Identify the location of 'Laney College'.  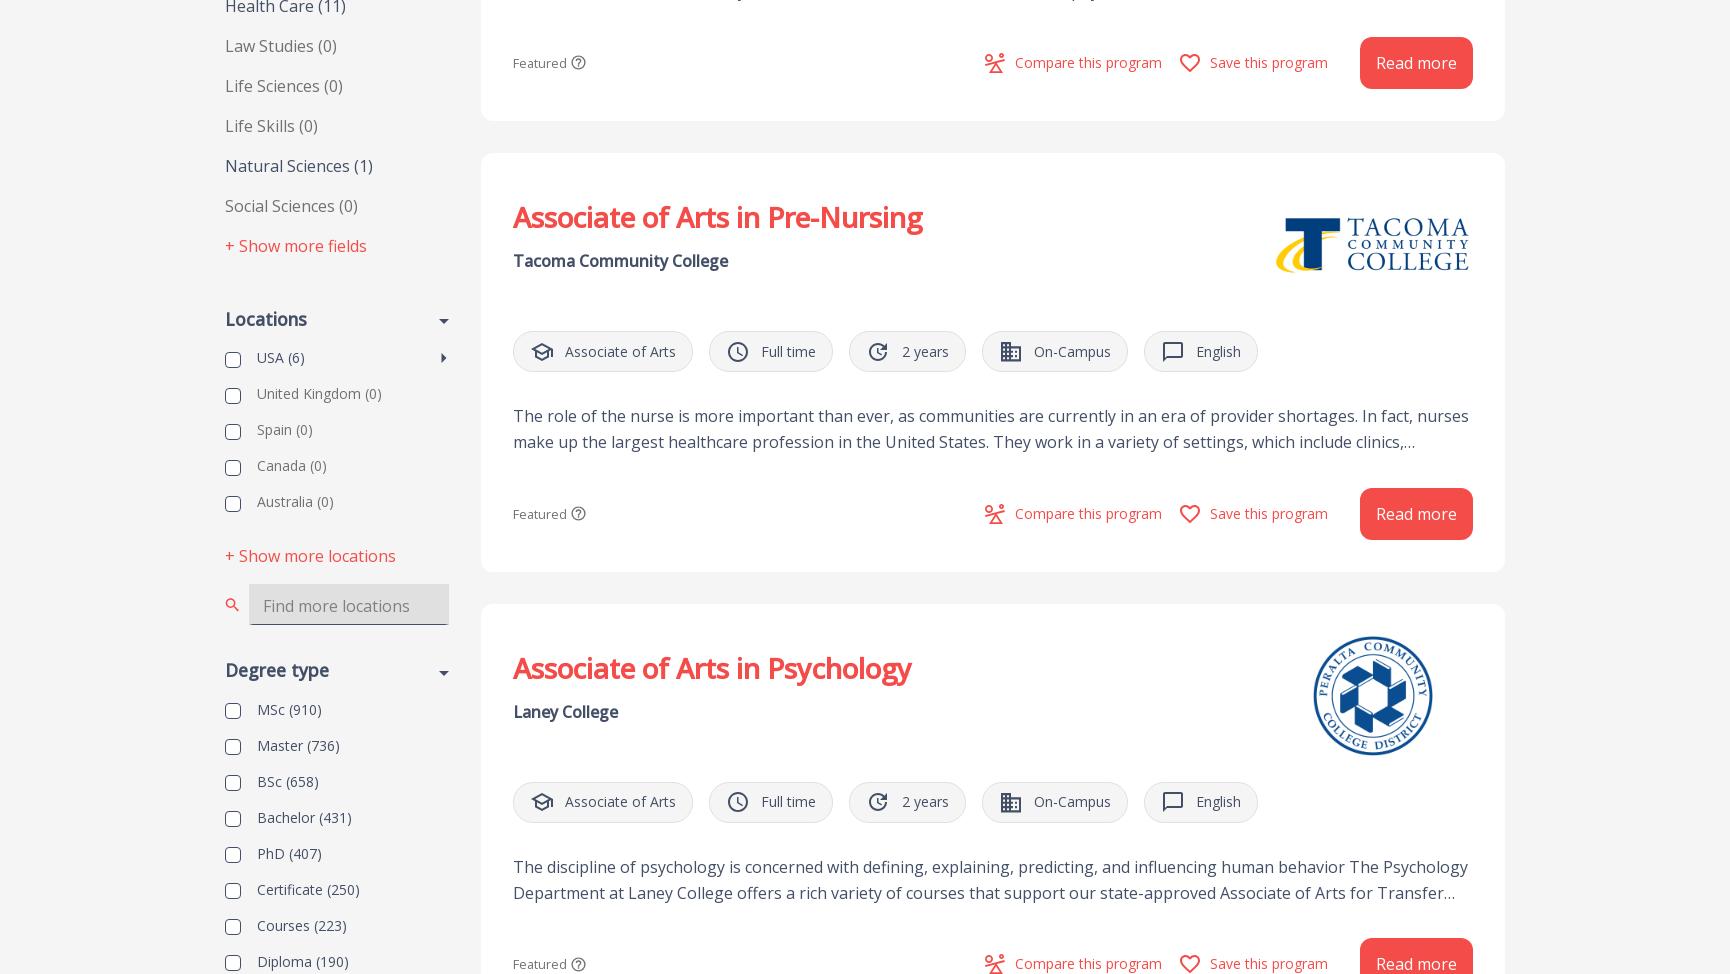
(564, 711).